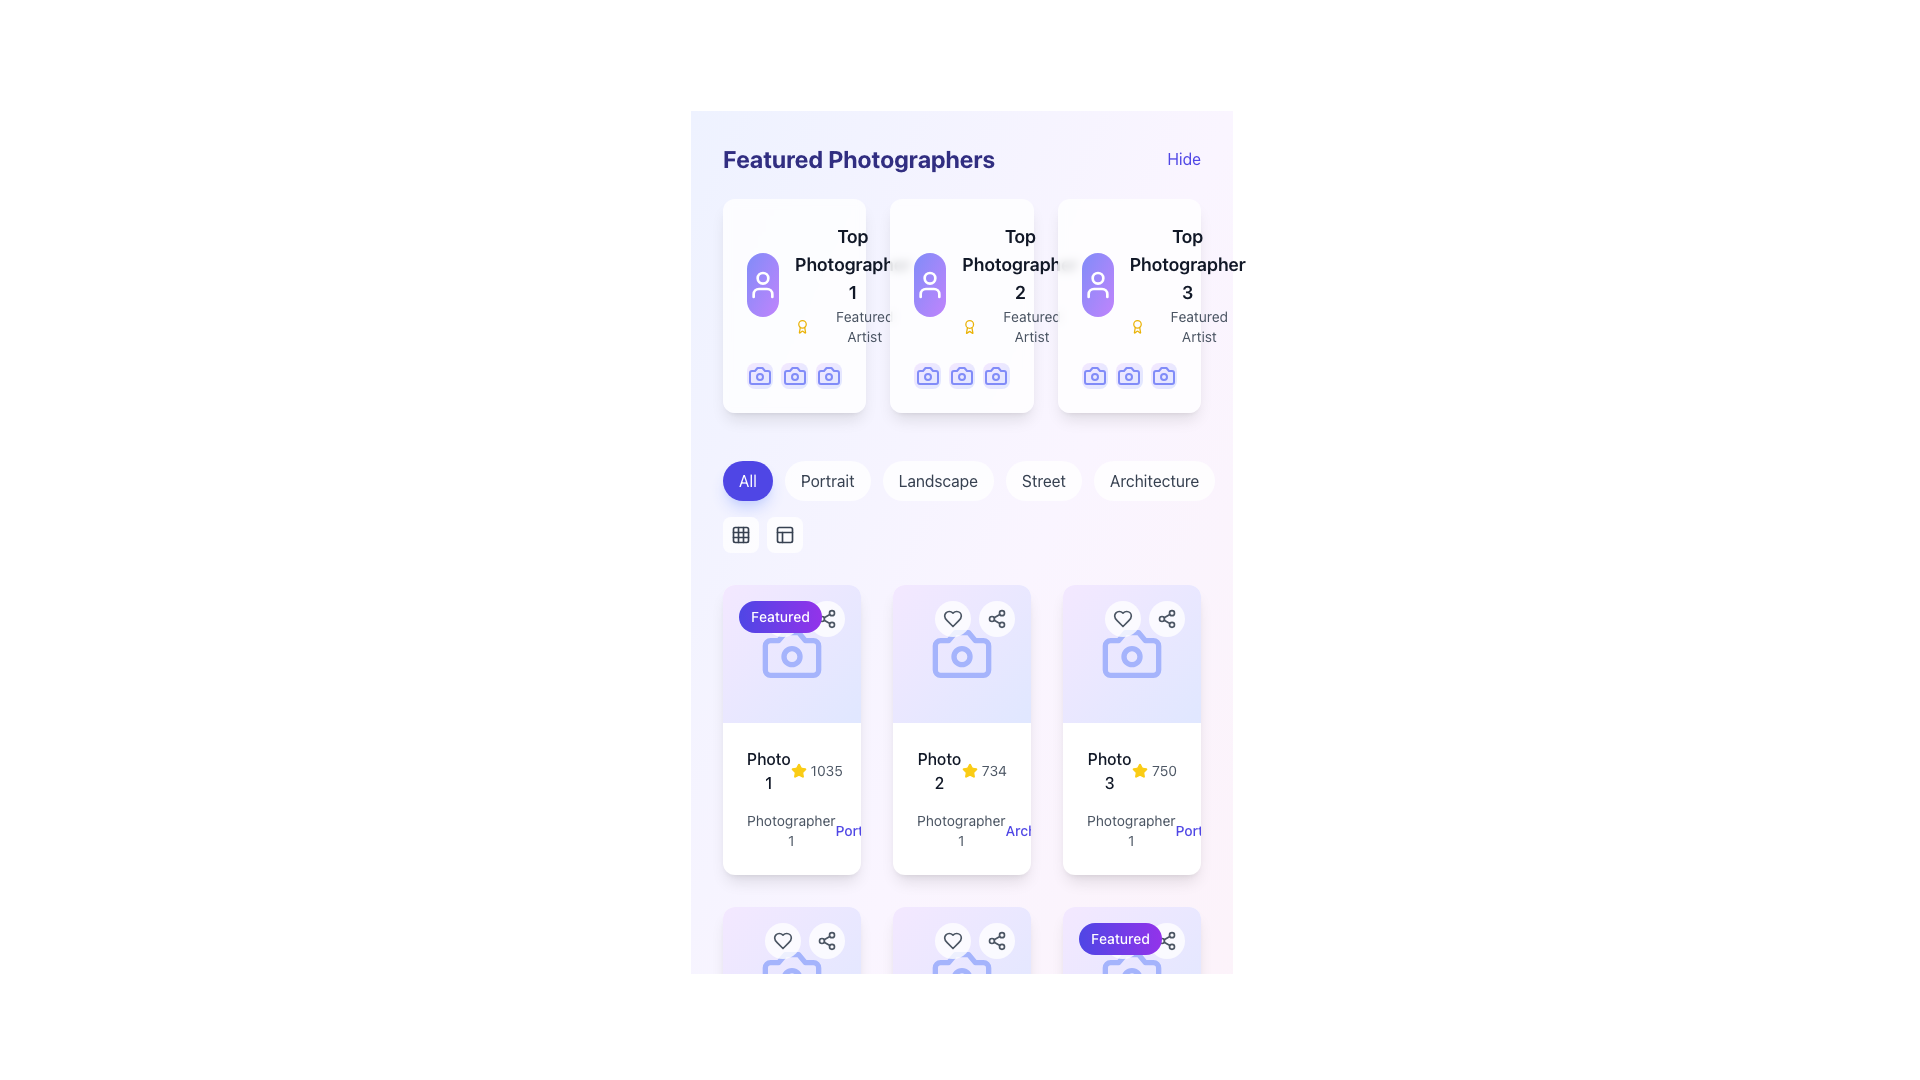 This screenshot has height=1080, width=1920. I want to click on the outlined camera icon in the 'Top Photographer 3' section to invoke its function, so click(1129, 376).